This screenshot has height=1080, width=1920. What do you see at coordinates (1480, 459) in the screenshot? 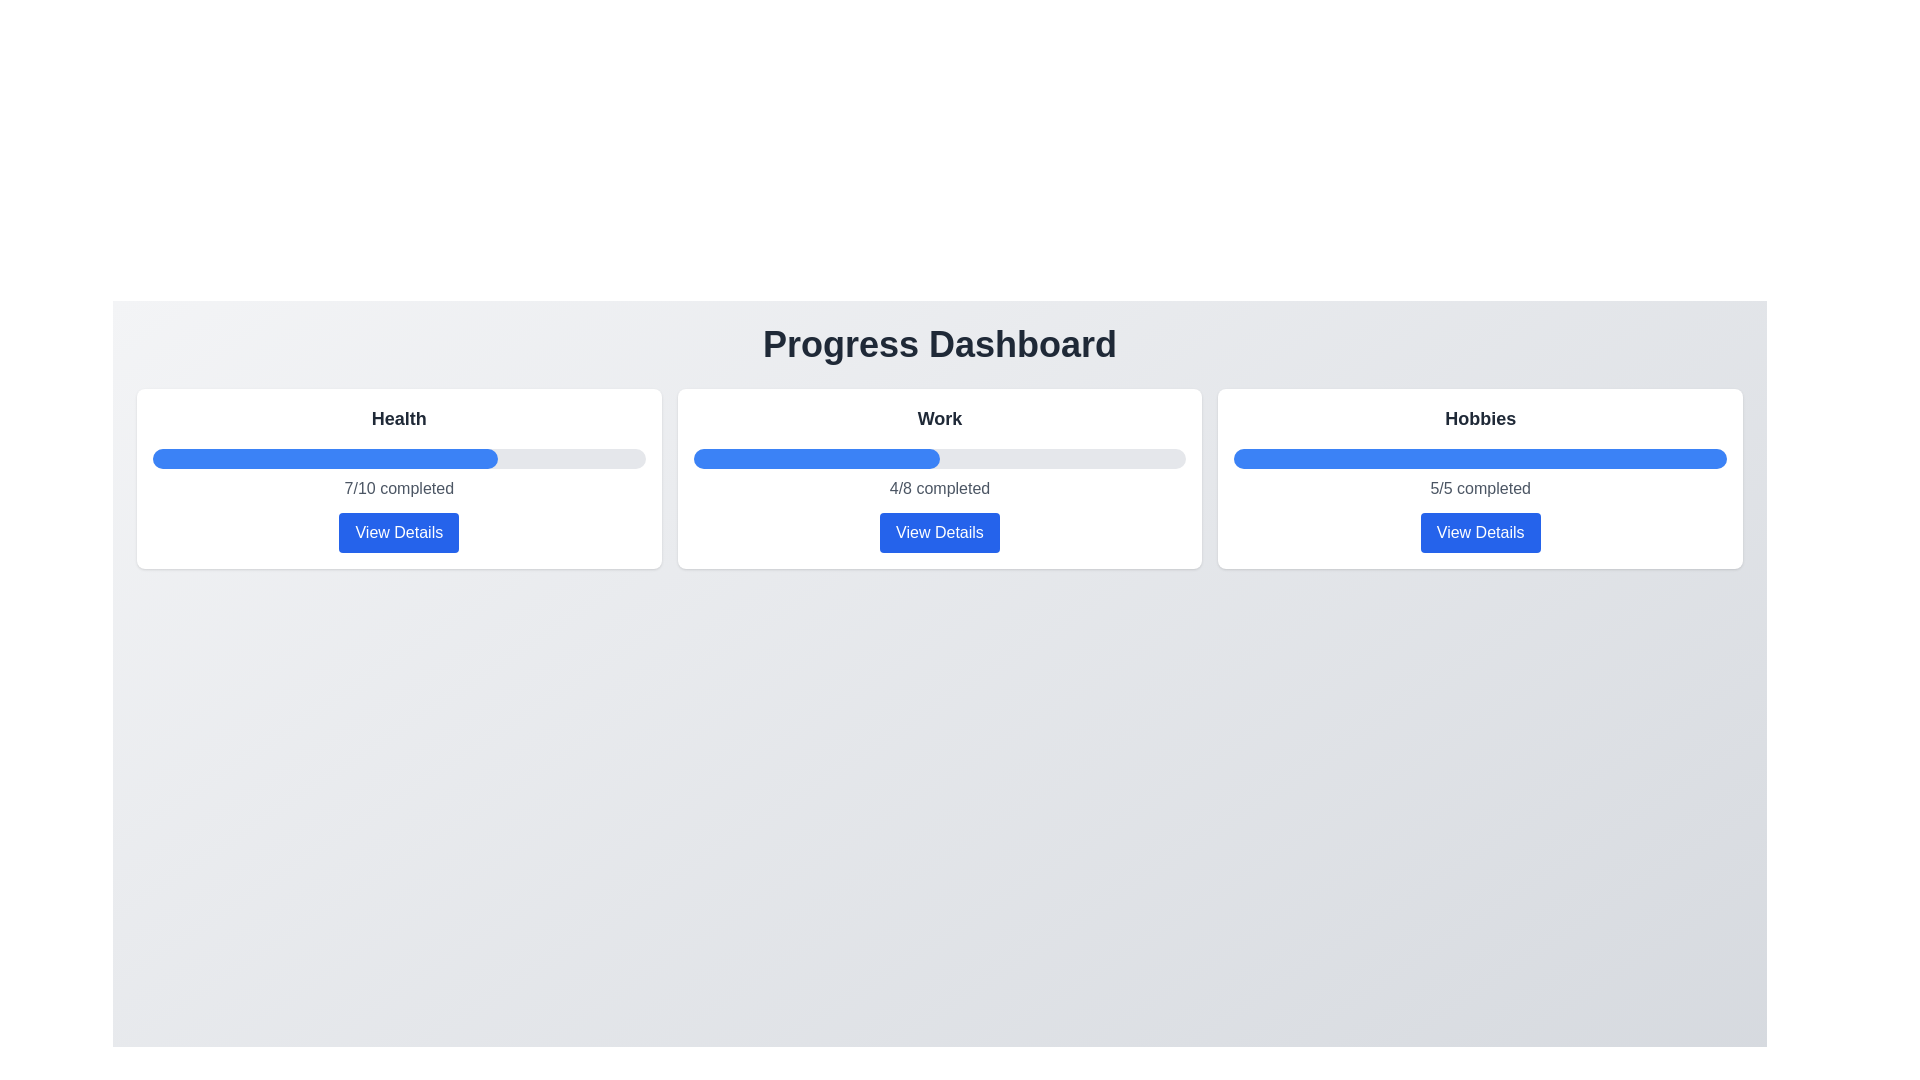
I see `the horizontal progress bar with a gray background and blue filled section located within the 'Hobbies' card, positioned below the title 'Hobbies'` at bounding box center [1480, 459].